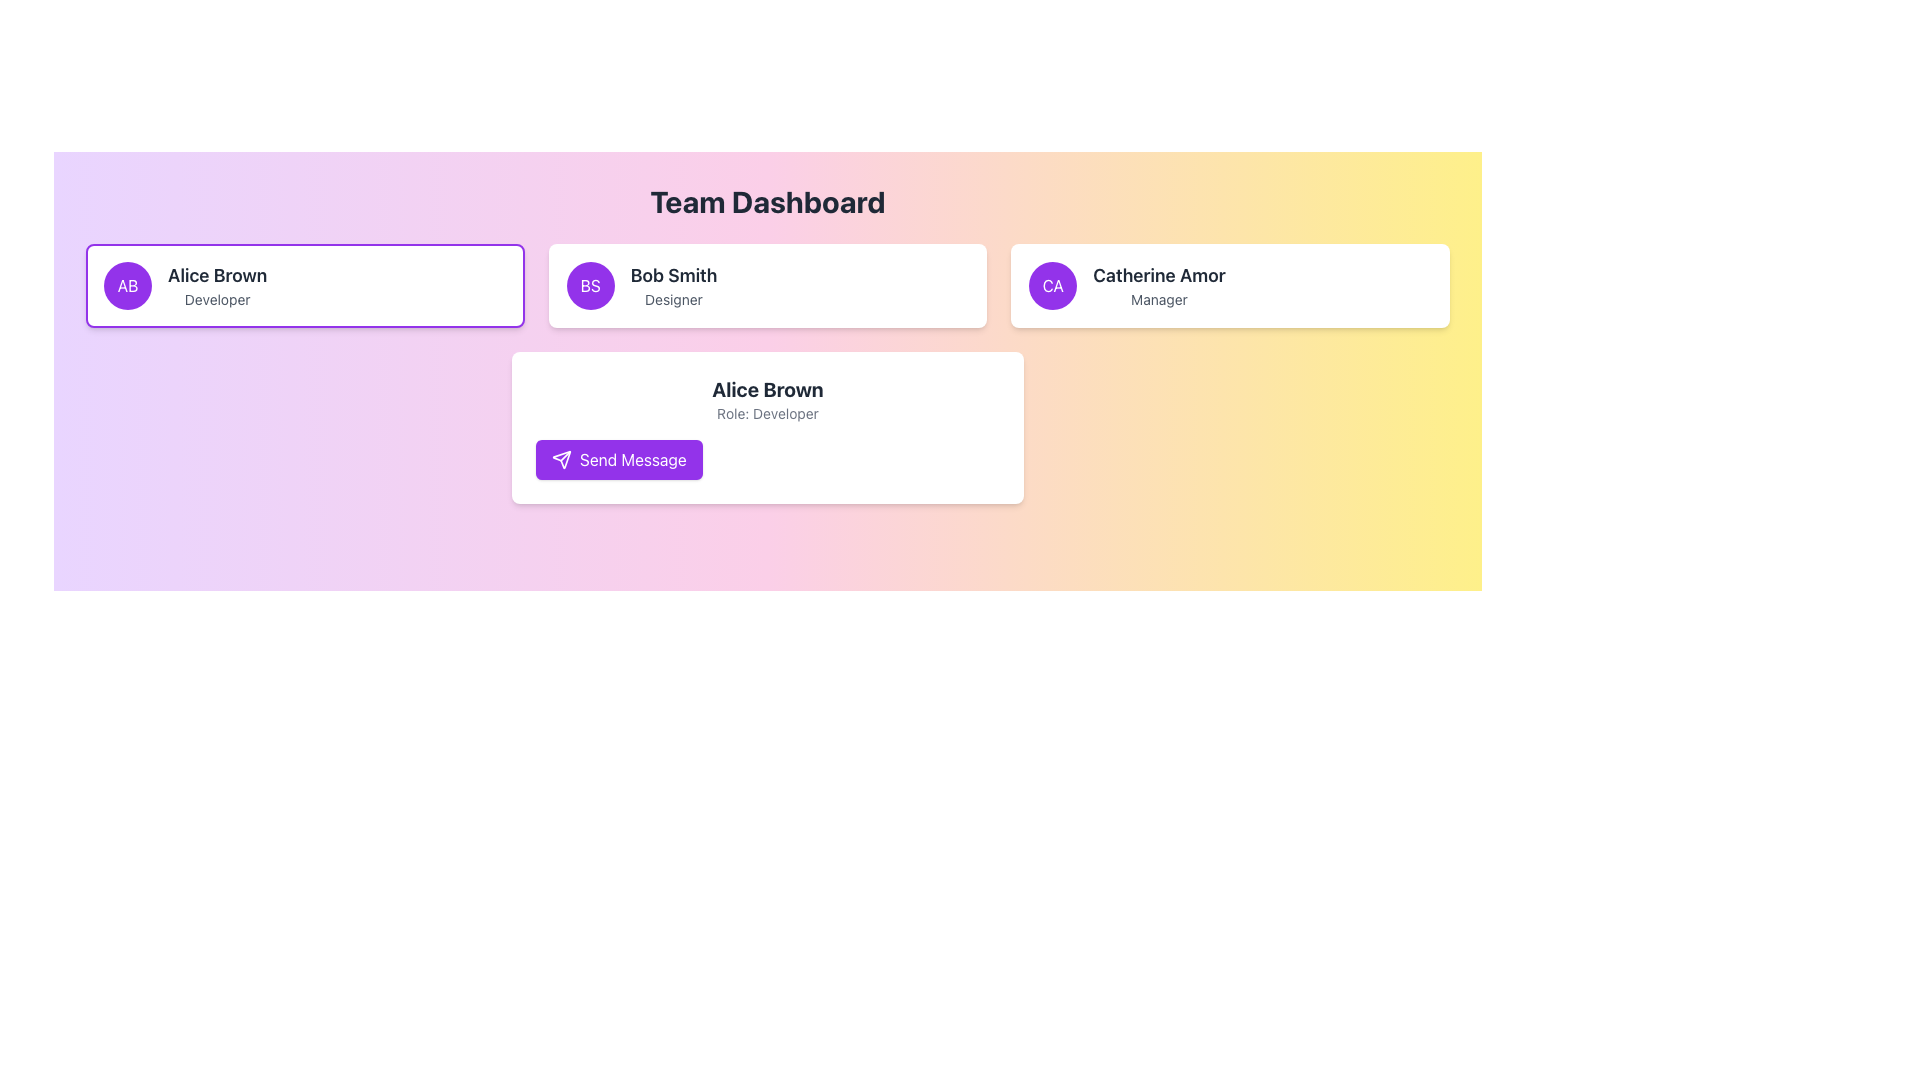 Image resolution: width=1920 pixels, height=1080 pixels. I want to click on static text label 'Manager' located directly underneath 'Catherine Amor' within their profile card area, so click(1159, 300).